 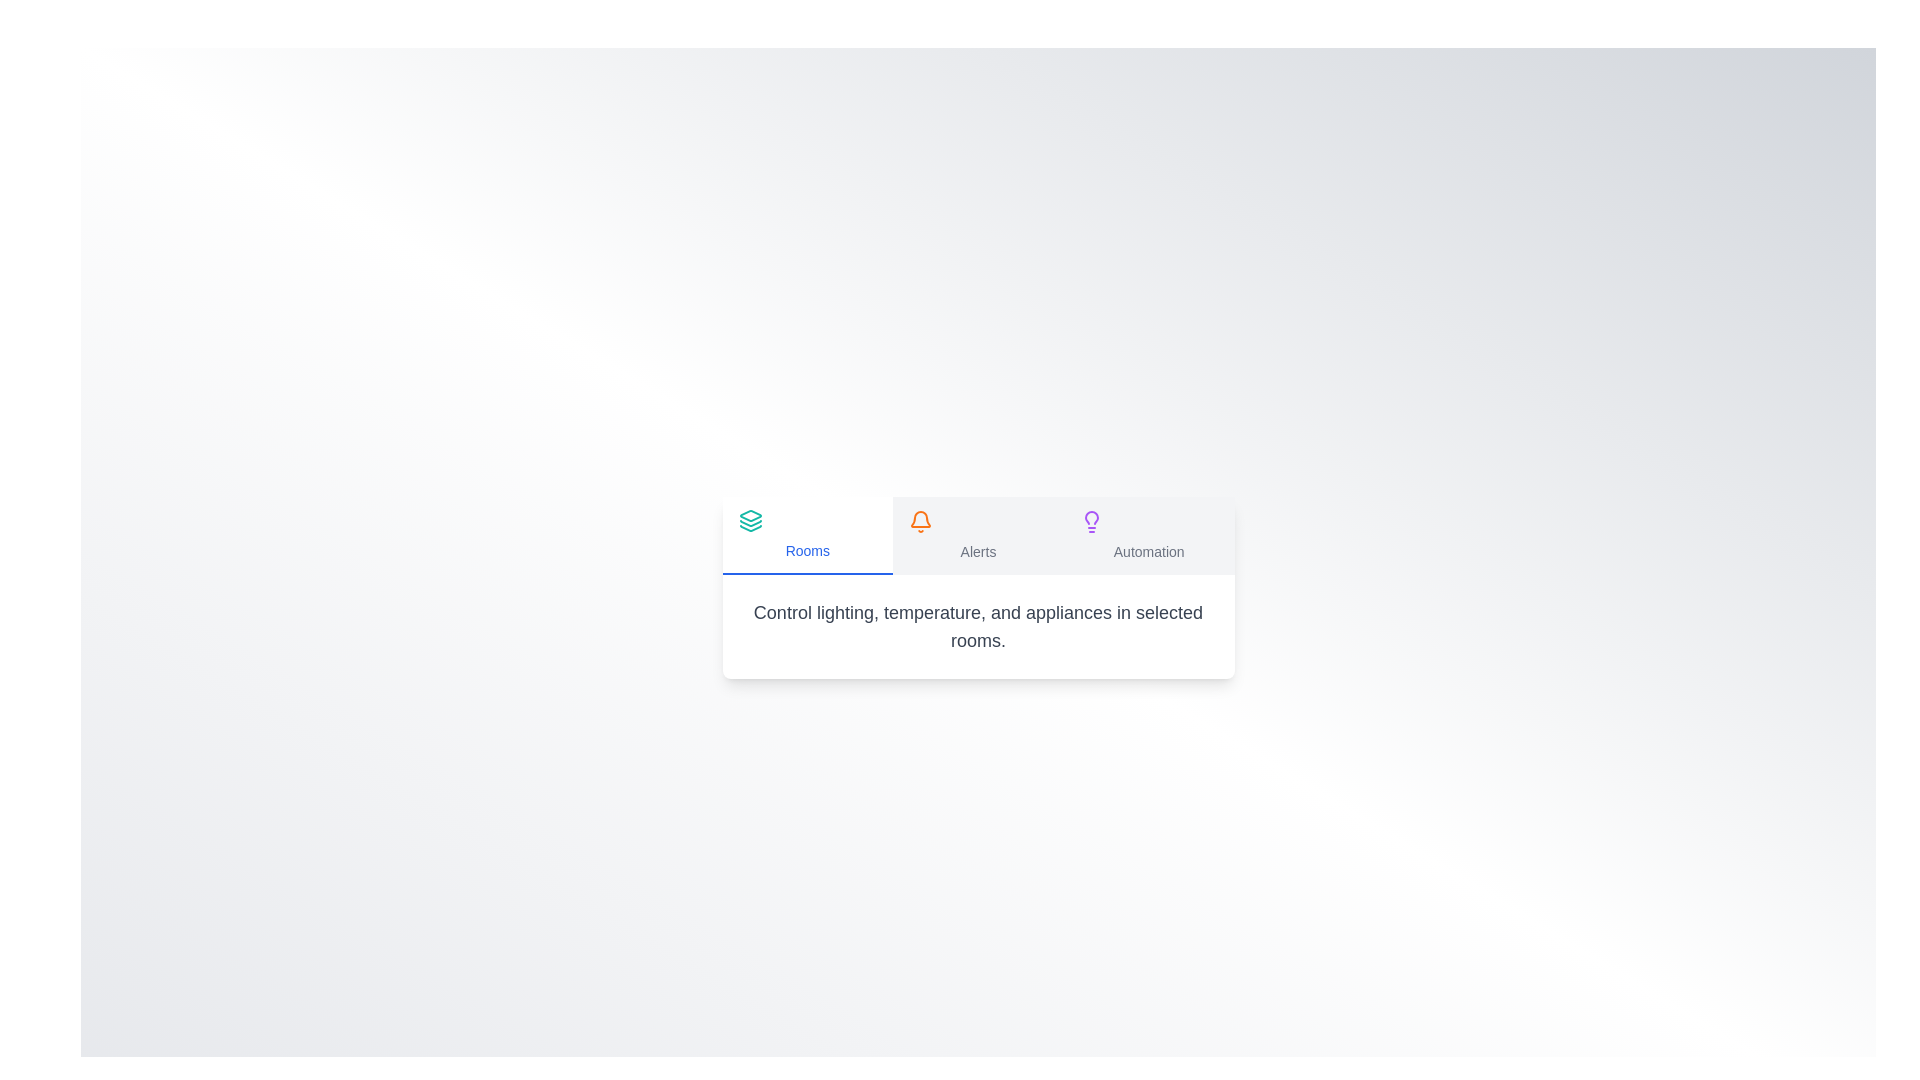 I want to click on the Alerts tab by clicking its button, so click(x=978, y=535).